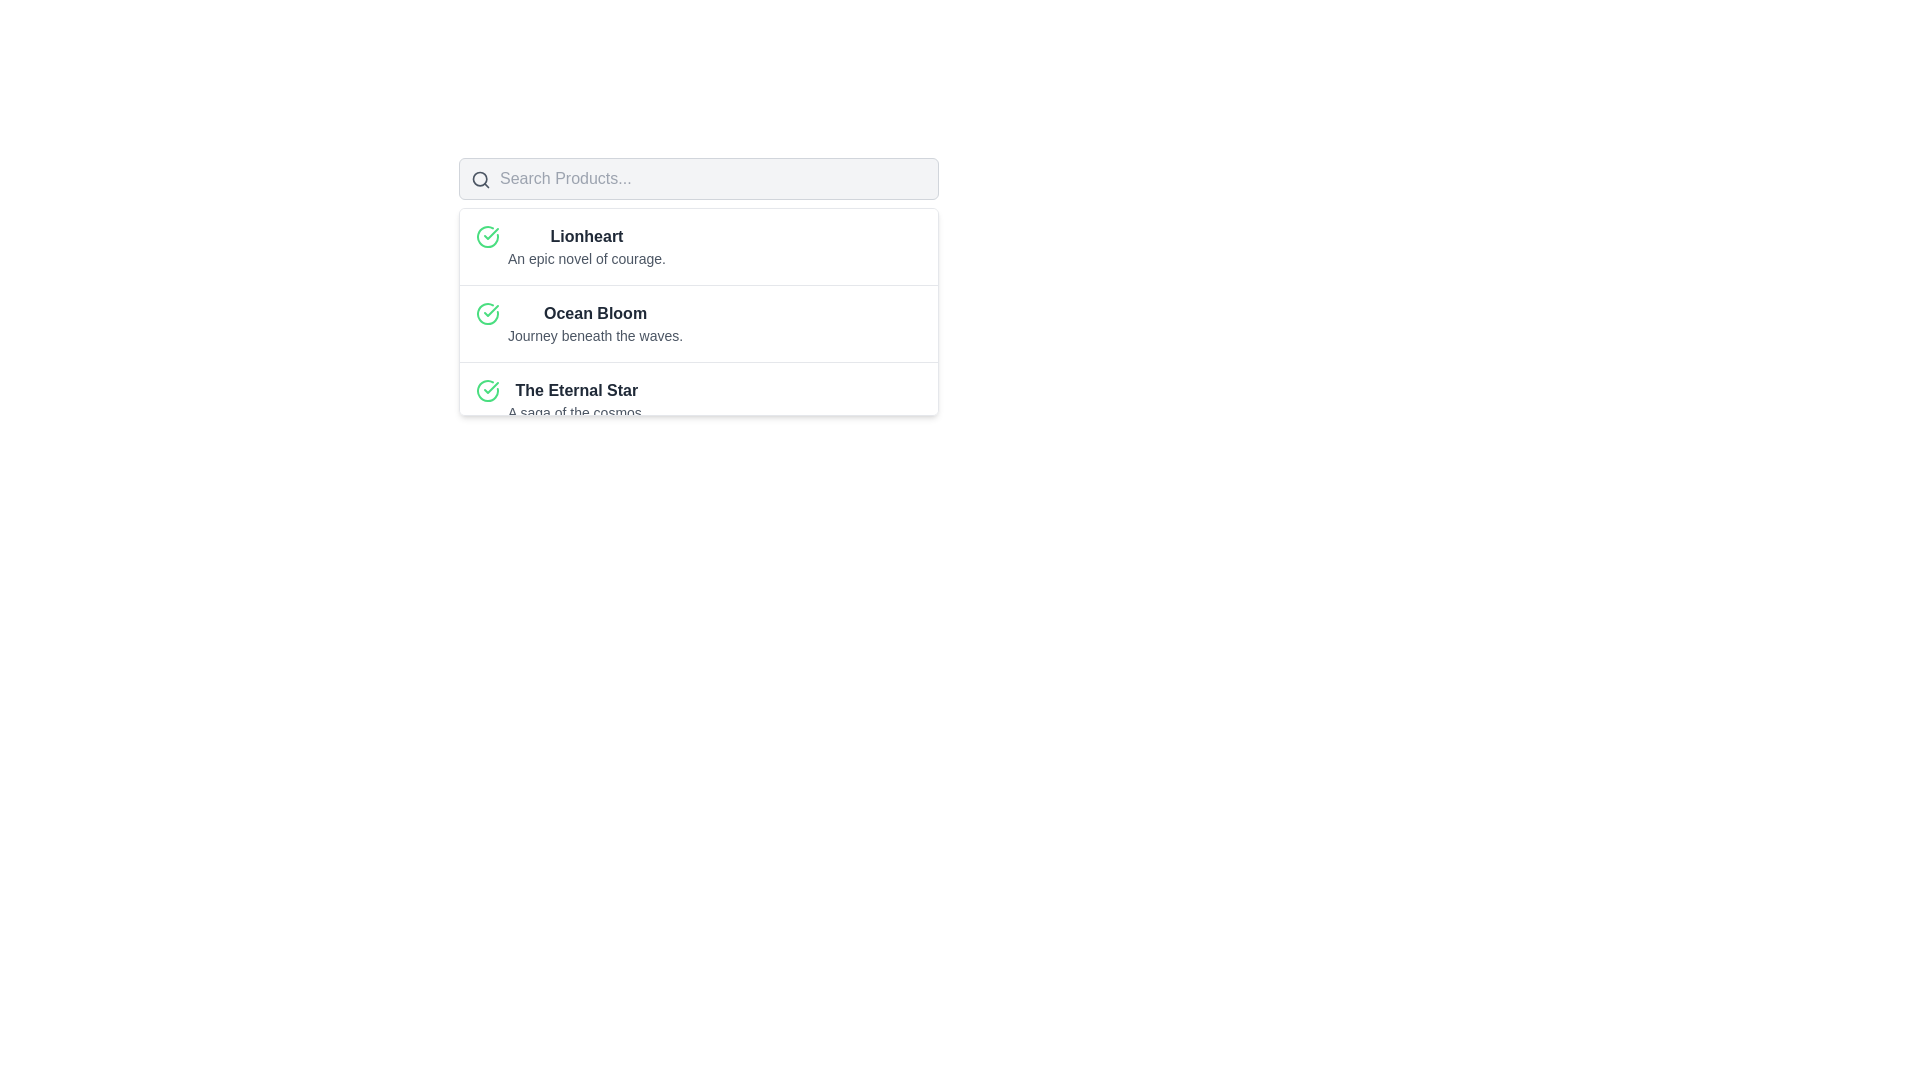  I want to click on the Text block element, which is centered below 'Lionheart' and above 'The Eternal Star', so click(594, 323).